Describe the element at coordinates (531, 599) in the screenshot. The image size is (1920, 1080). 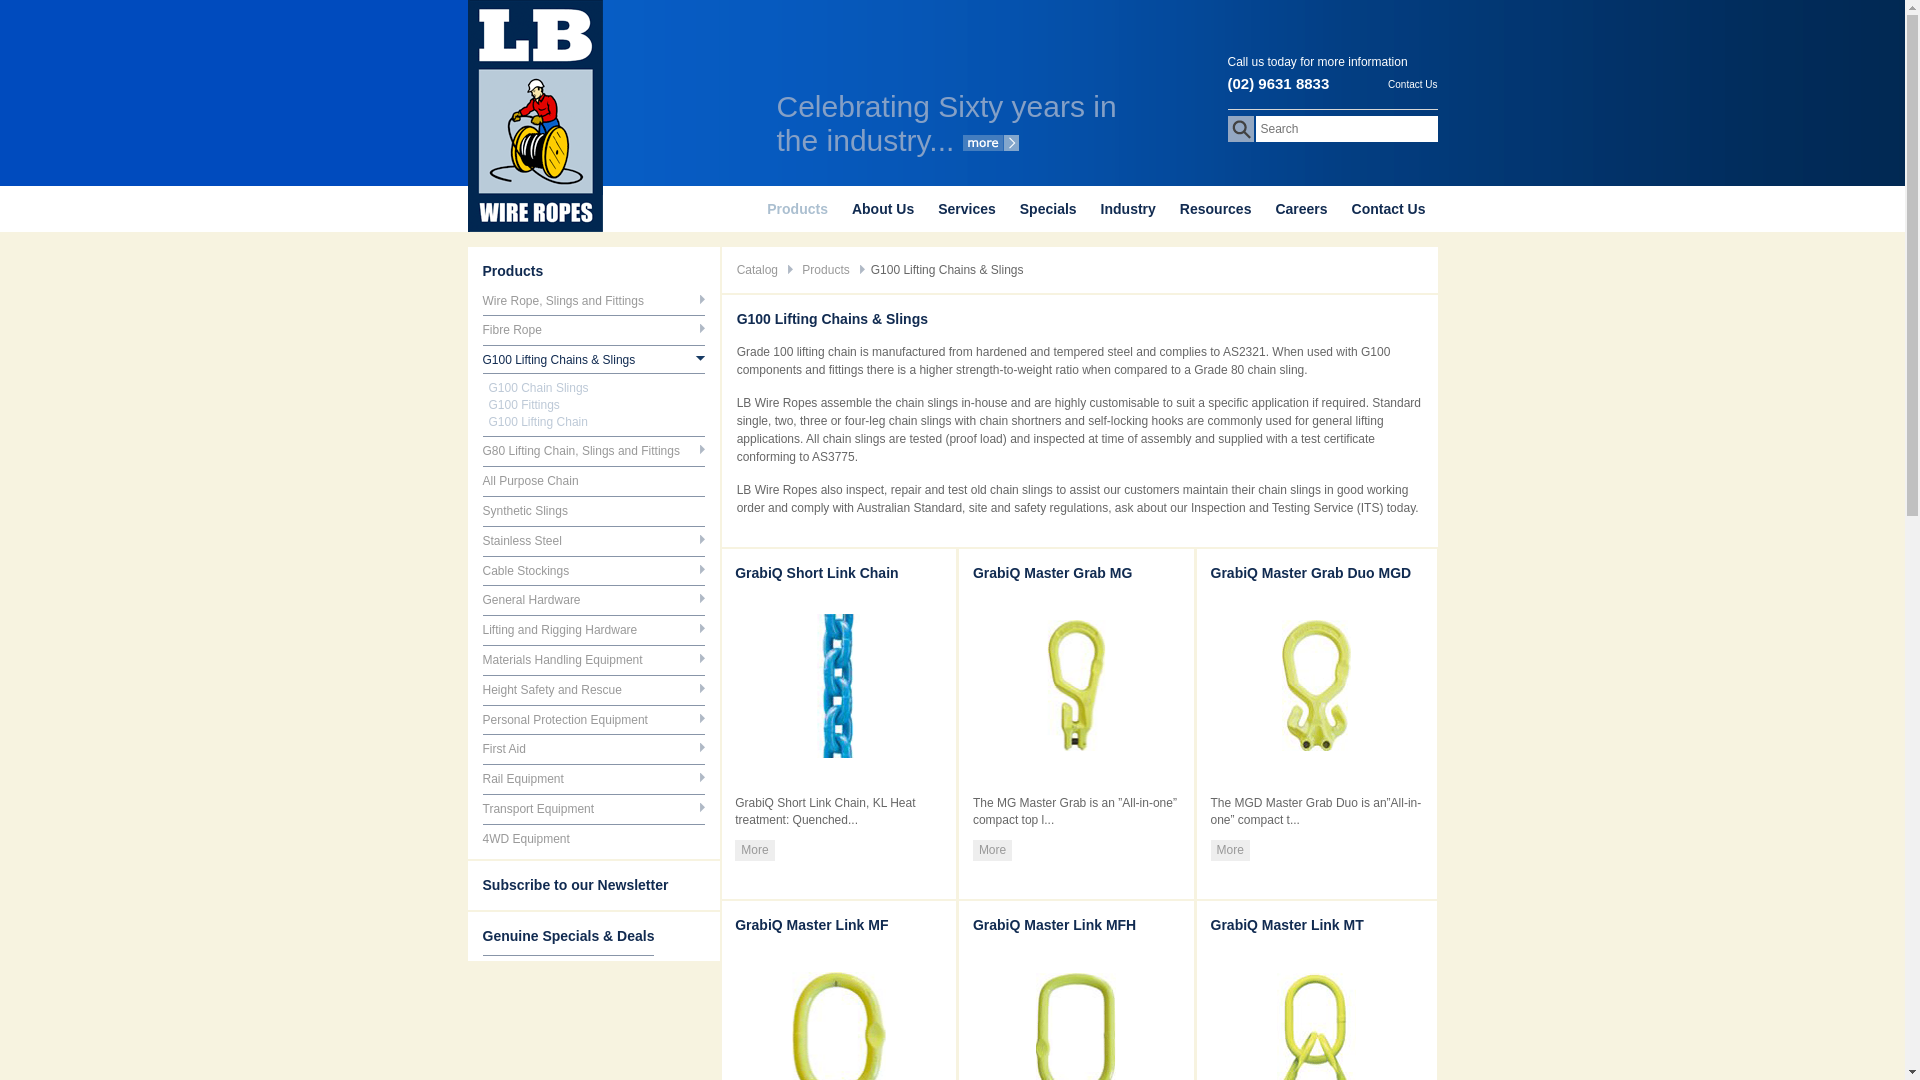
I see `'General Hardware'` at that location.